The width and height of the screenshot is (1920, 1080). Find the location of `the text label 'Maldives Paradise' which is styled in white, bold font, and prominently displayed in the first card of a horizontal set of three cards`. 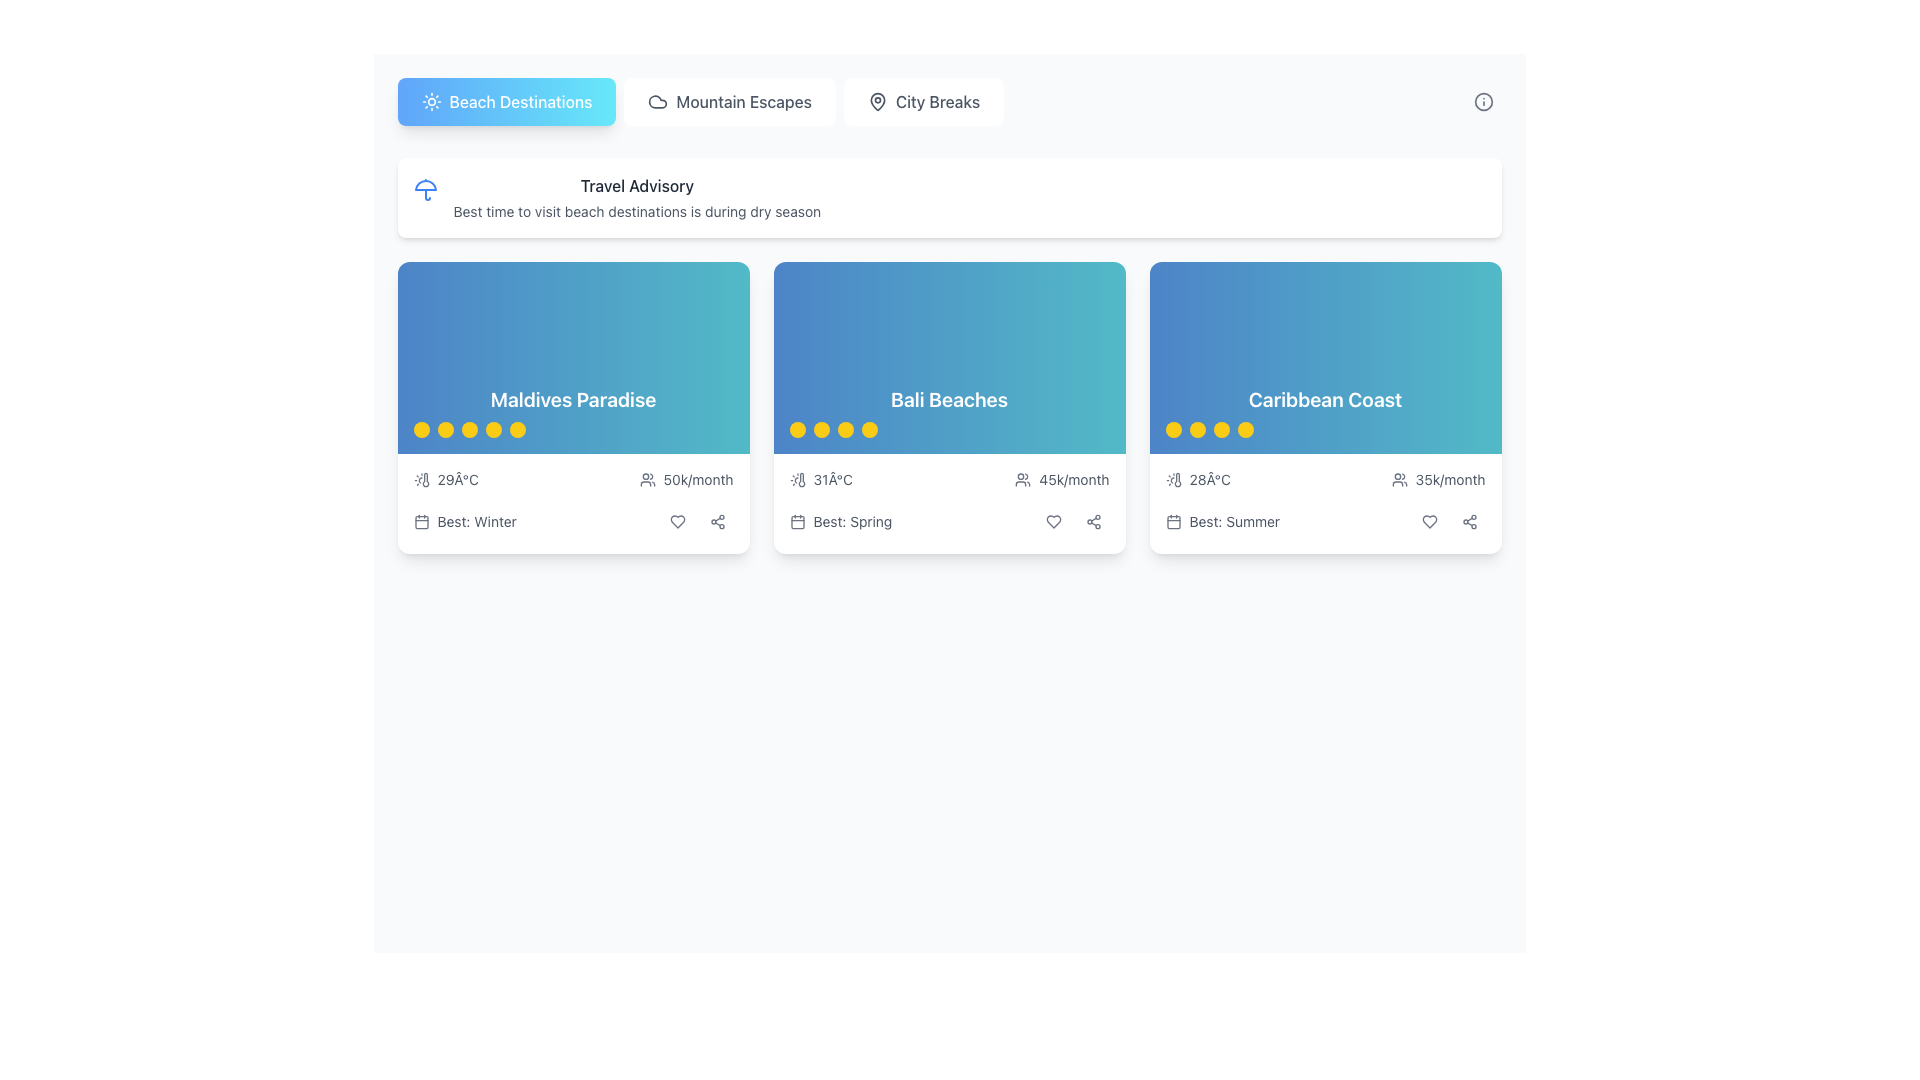

the text label 'Maldives Paradise' which is styled in white, bold font, and prominently displayed in the first card of a horizontal set of three cards is located at coordinates (572, 400).